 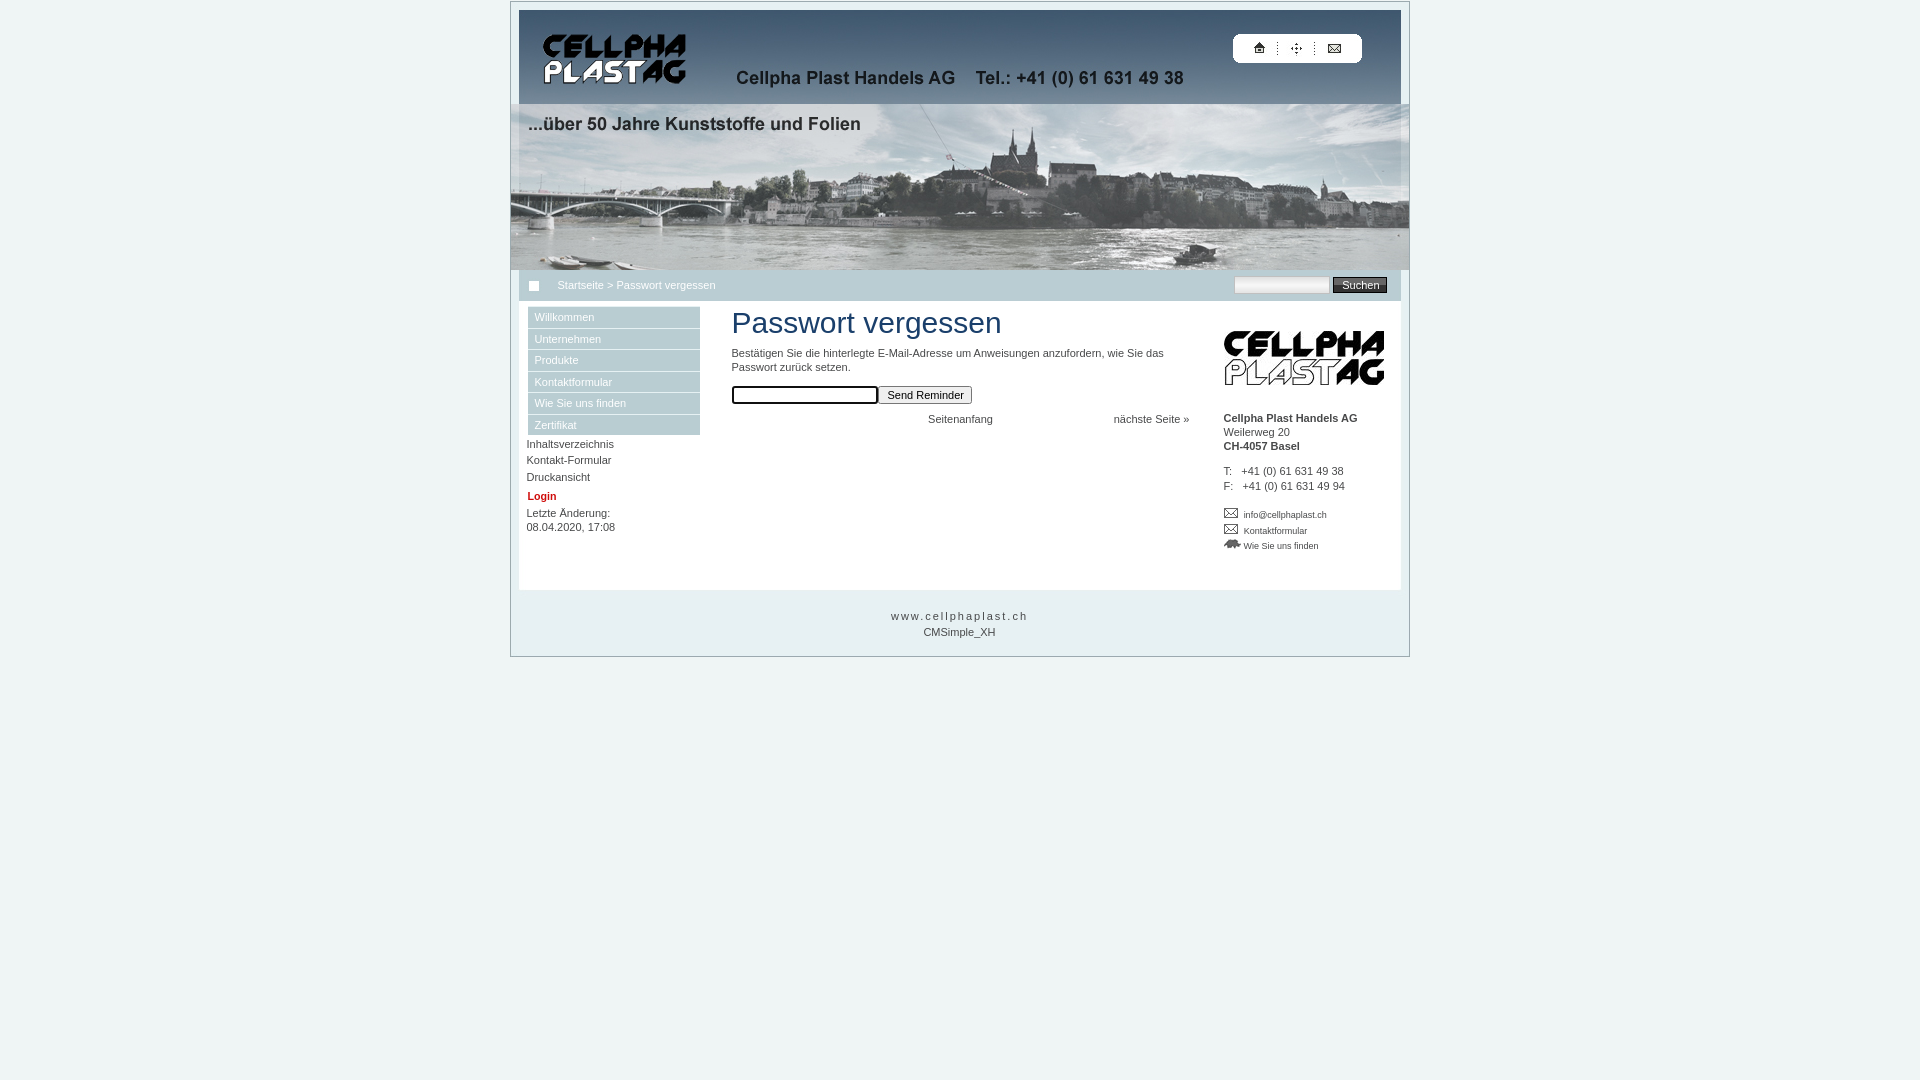 I want to click on 'Suchen', so click(x=1359, y=284).